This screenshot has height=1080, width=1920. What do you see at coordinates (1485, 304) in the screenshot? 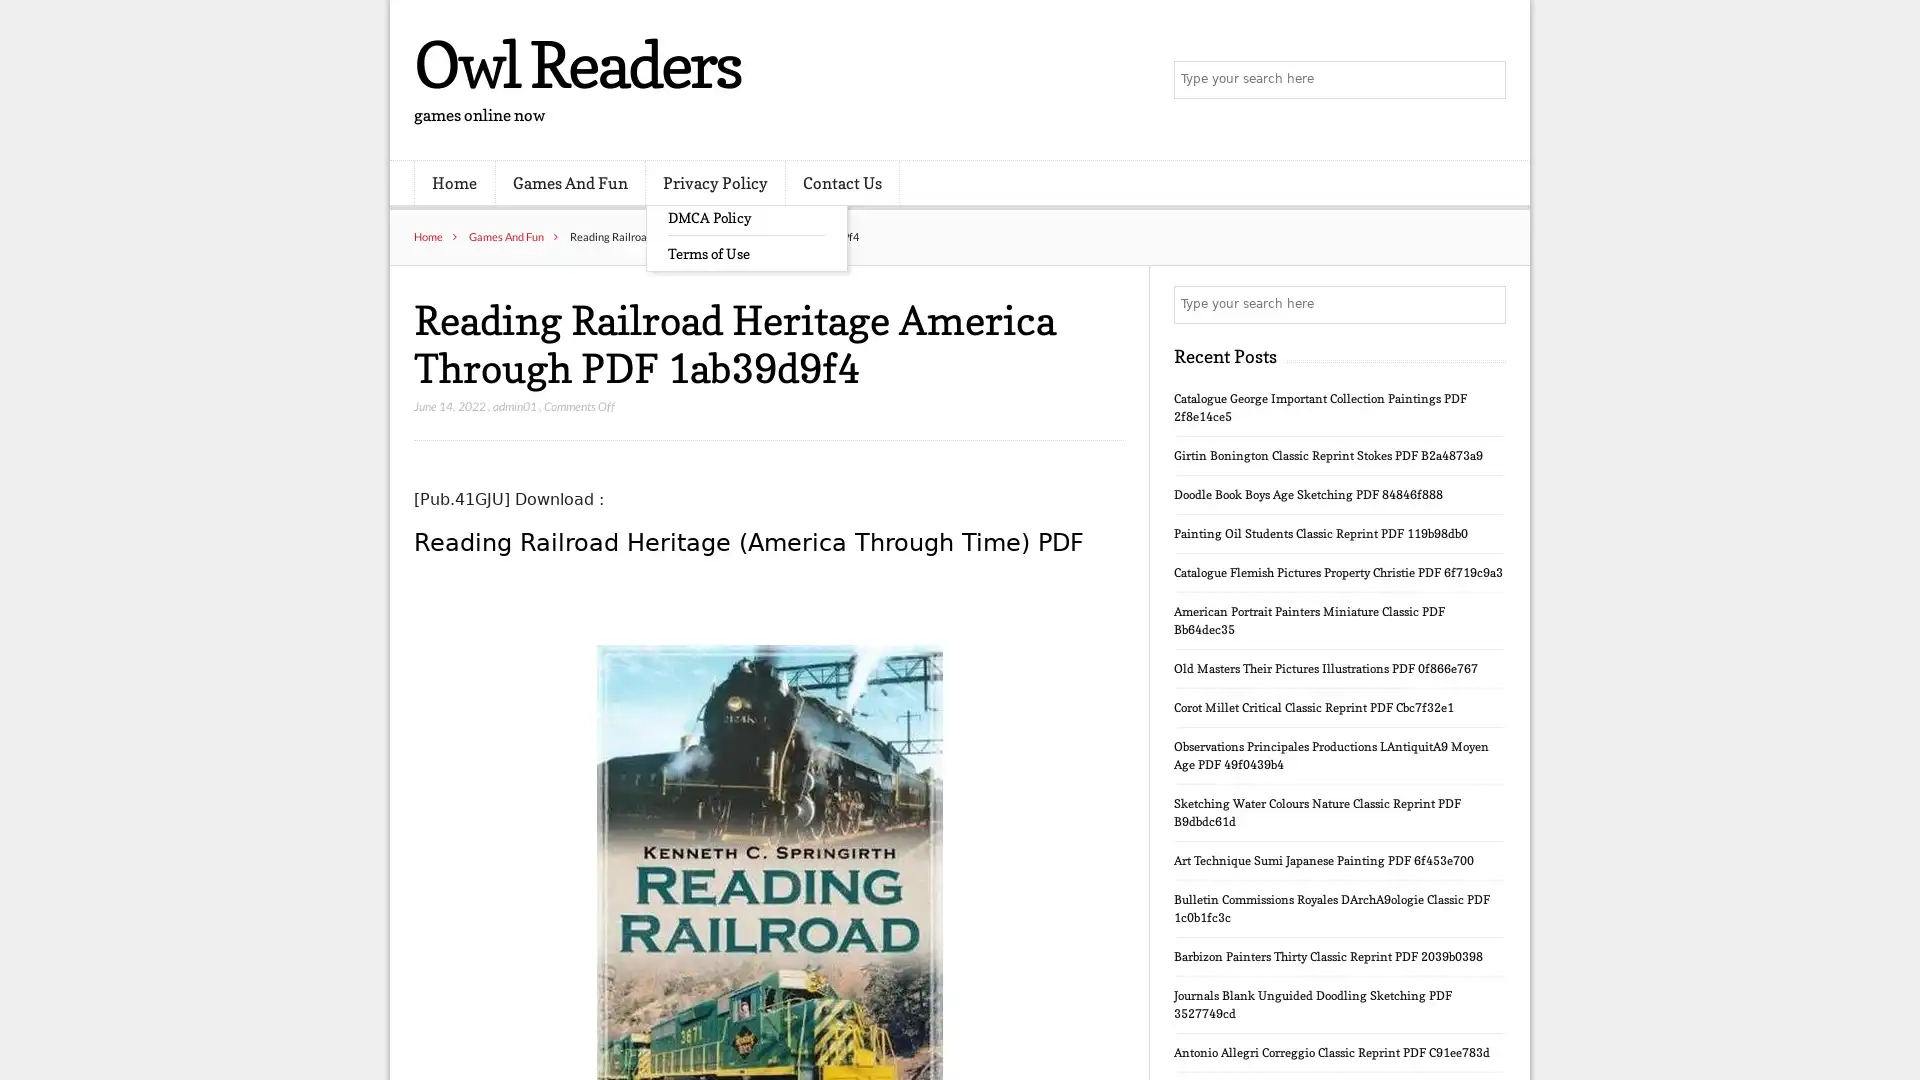
I see `Search` at bounding box center [1485, 304].